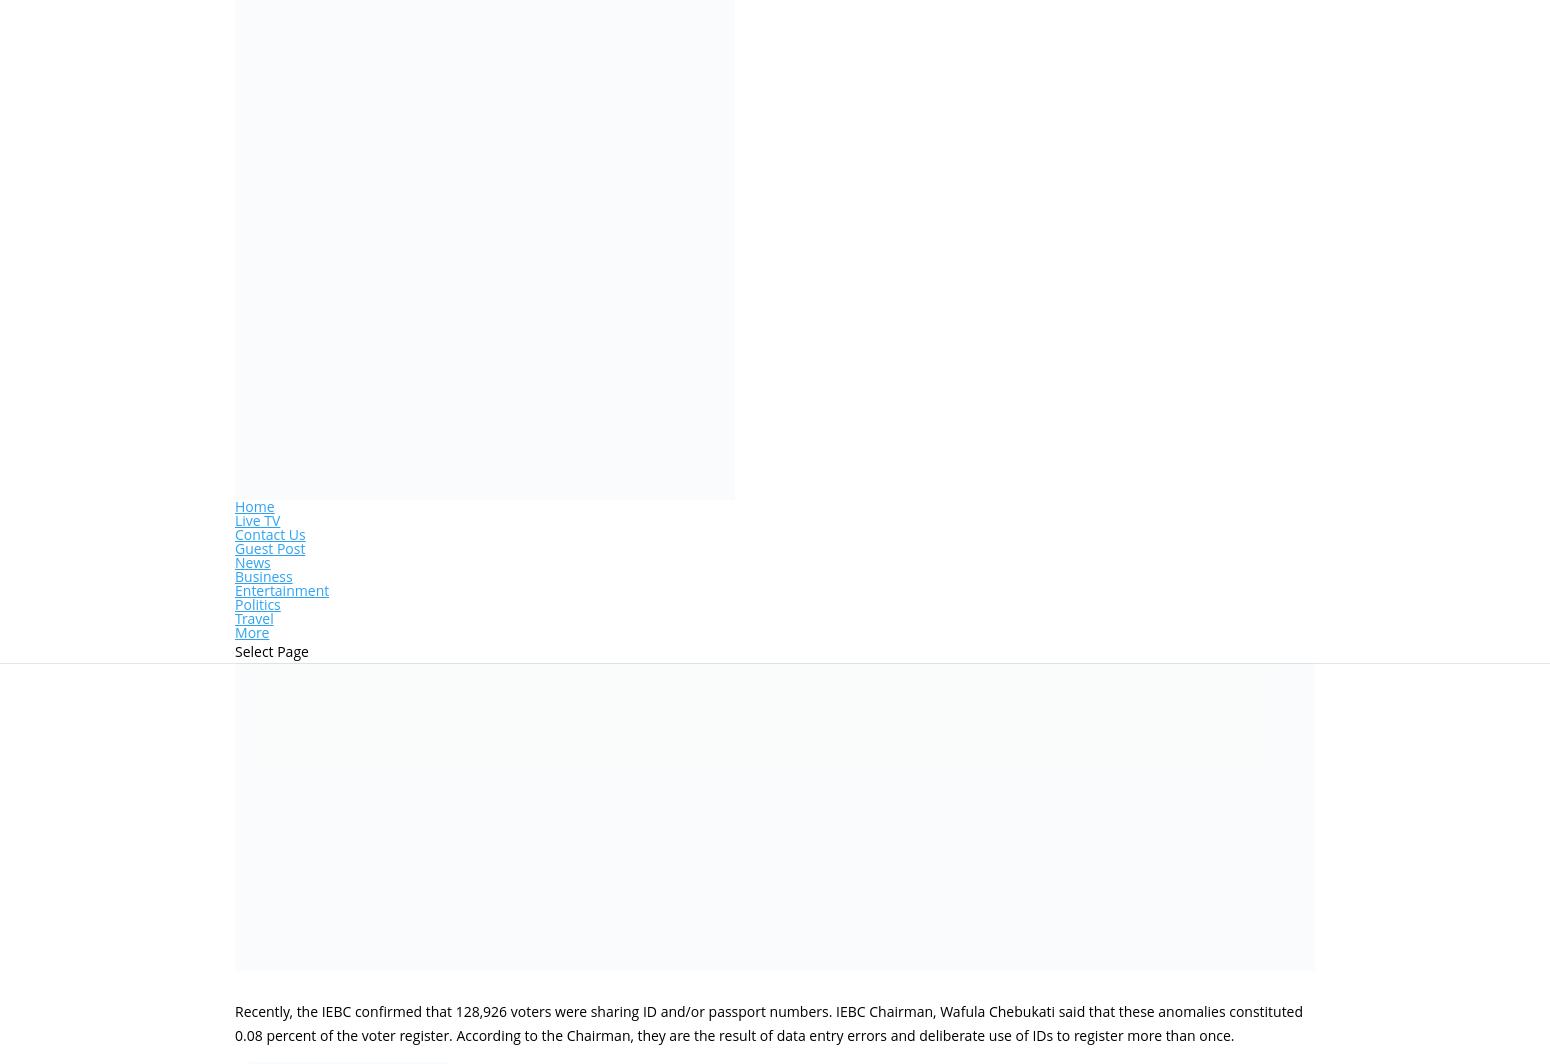 The height and width of the screenshot is (1064, 1550). I want to click on 'by', so click(244, 272).